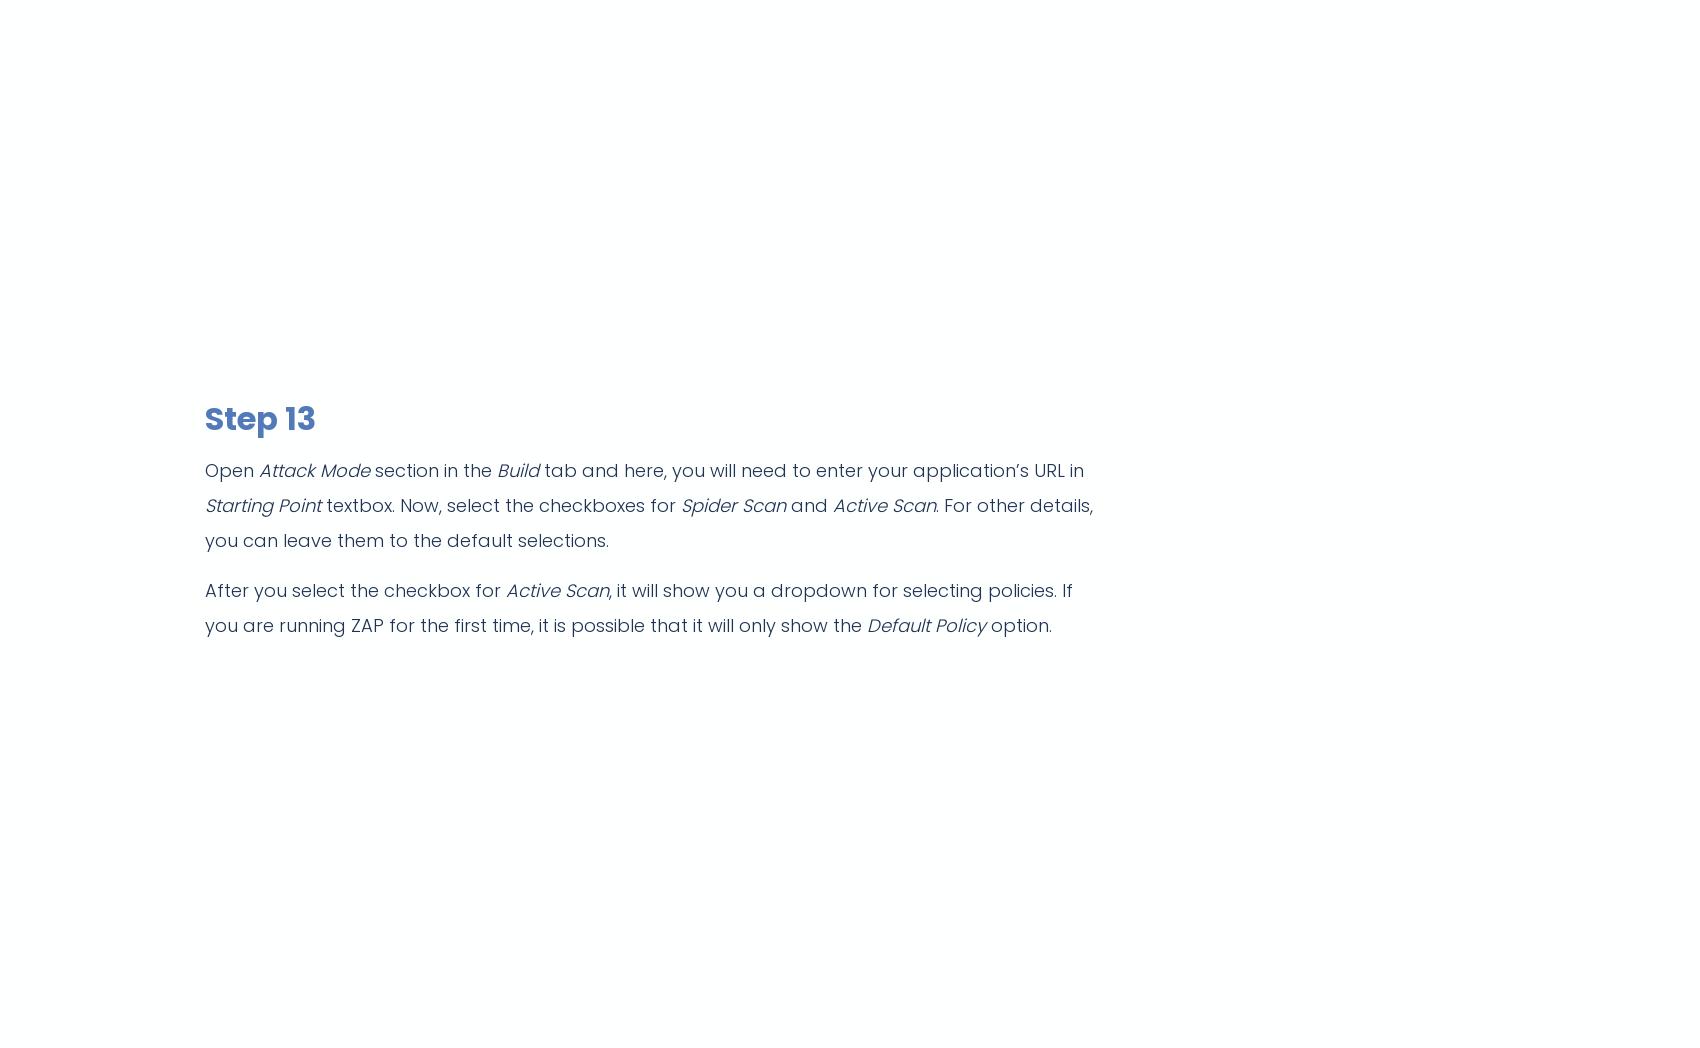 Image resolution: width=1700 pixels, height=1048 pixels. Describe the element at coordinates (1017, 624) in the screenshot. I see `'option.'` at that location.